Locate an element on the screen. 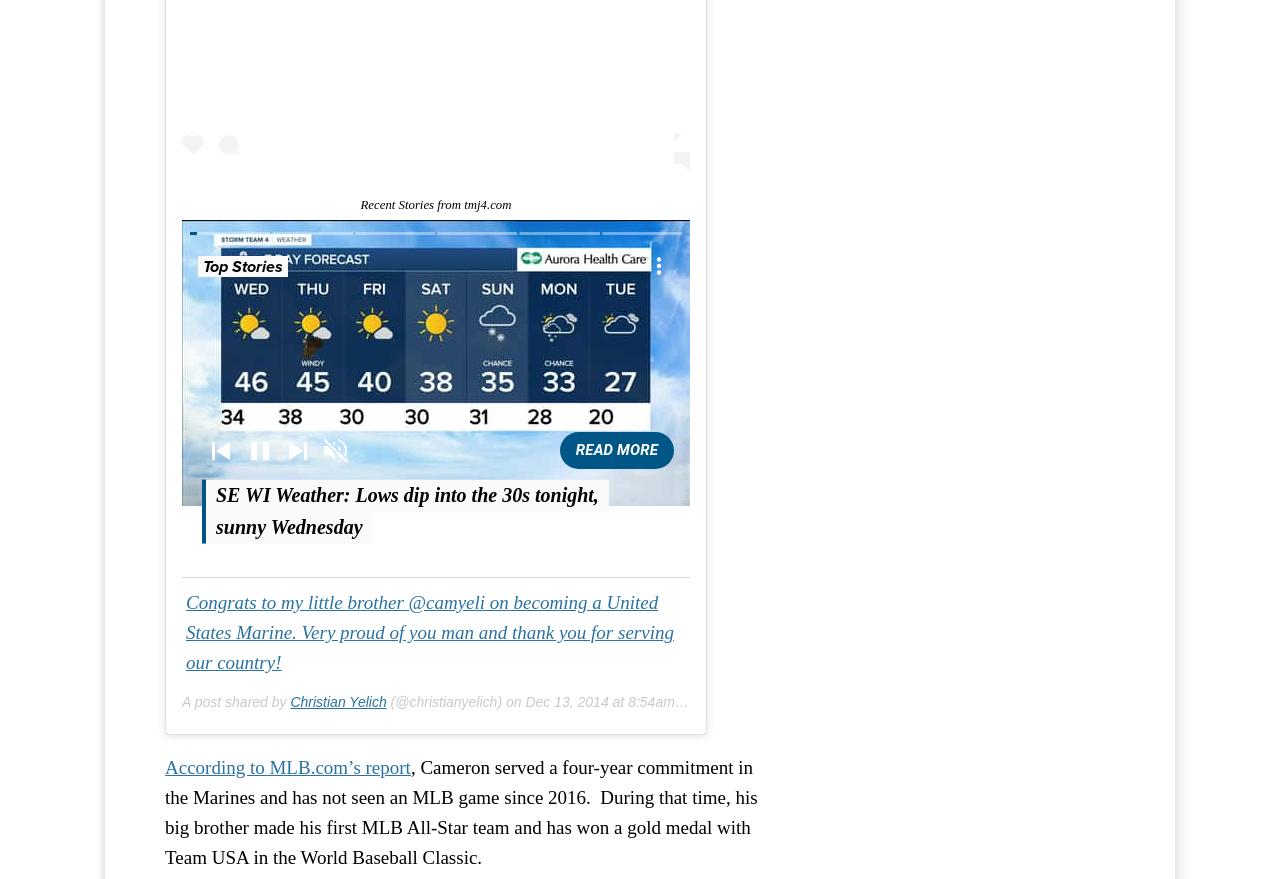  'Congrats to my little brother @camyeli on becoming a United States Marine. Very proud of you man and thank you for serving our country!' is located at coordinates (428, 631).